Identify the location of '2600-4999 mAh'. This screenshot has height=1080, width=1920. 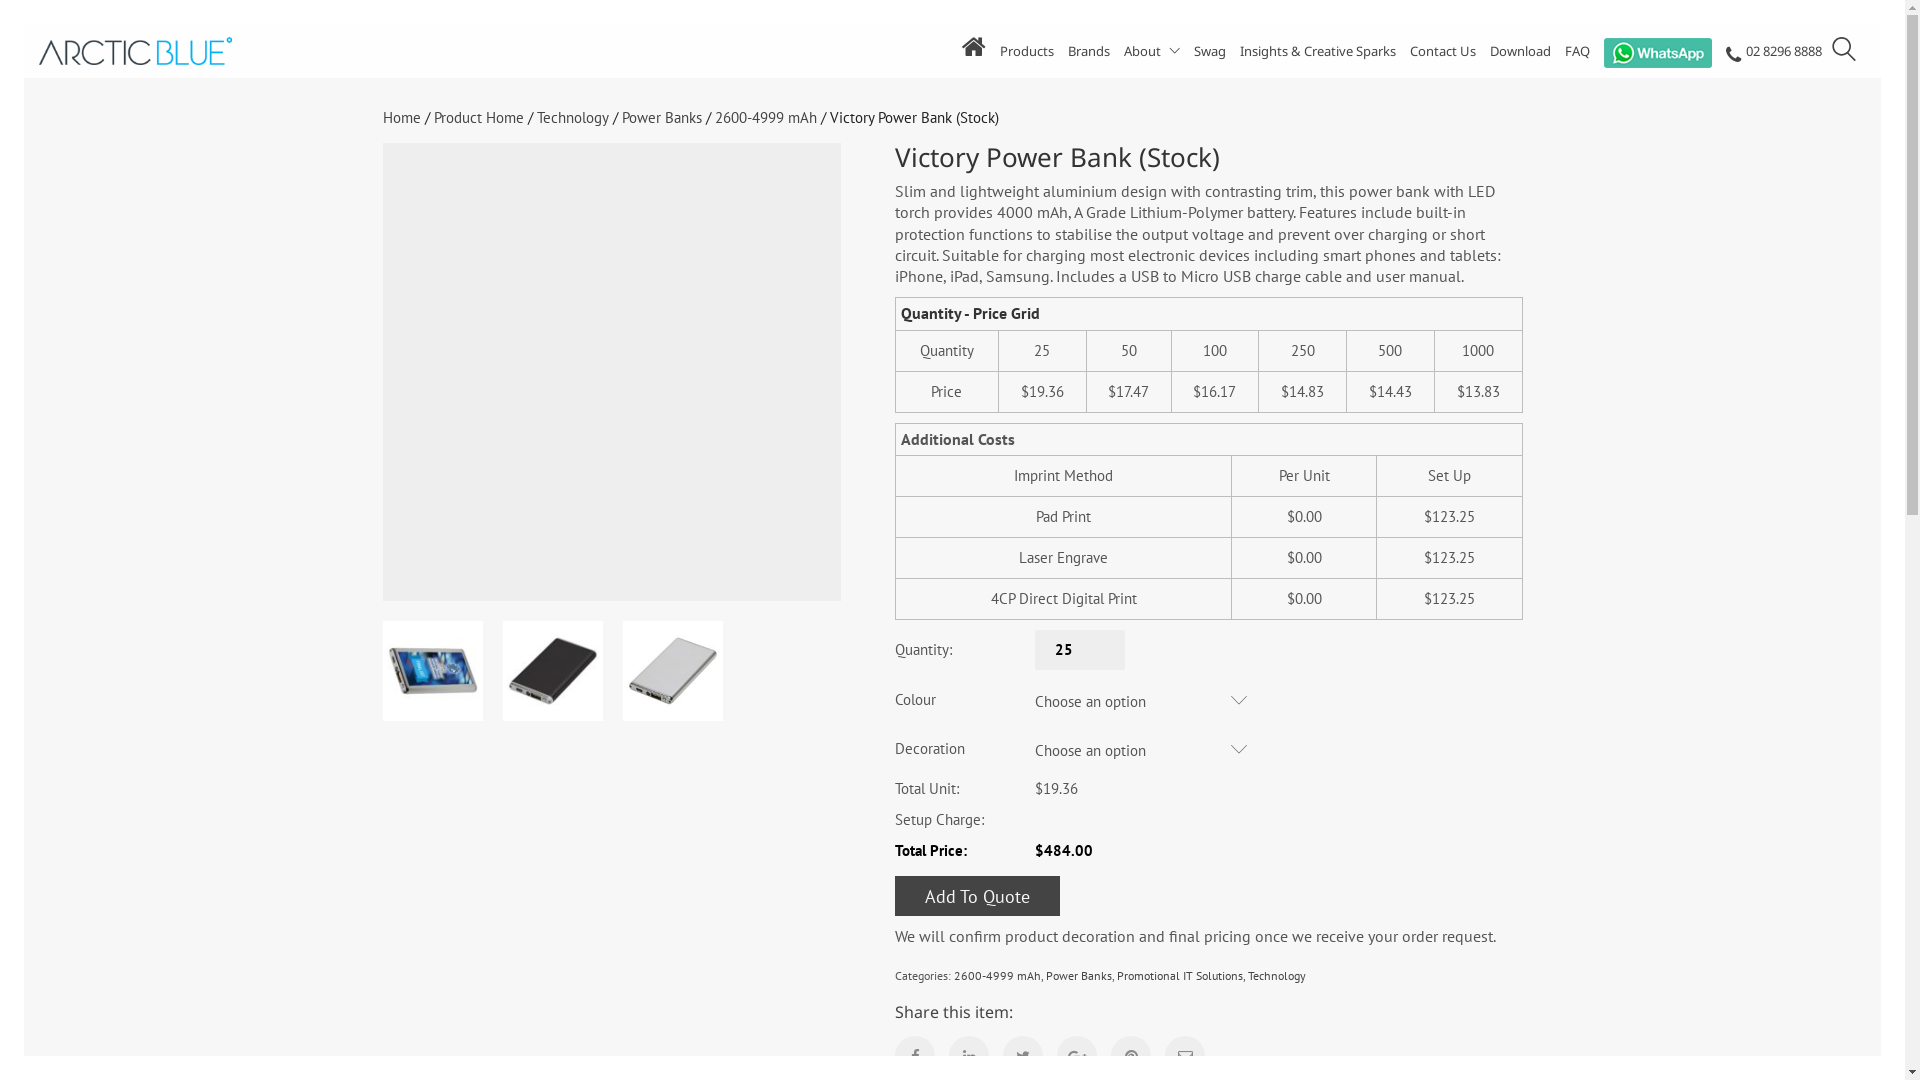
(714, 118).